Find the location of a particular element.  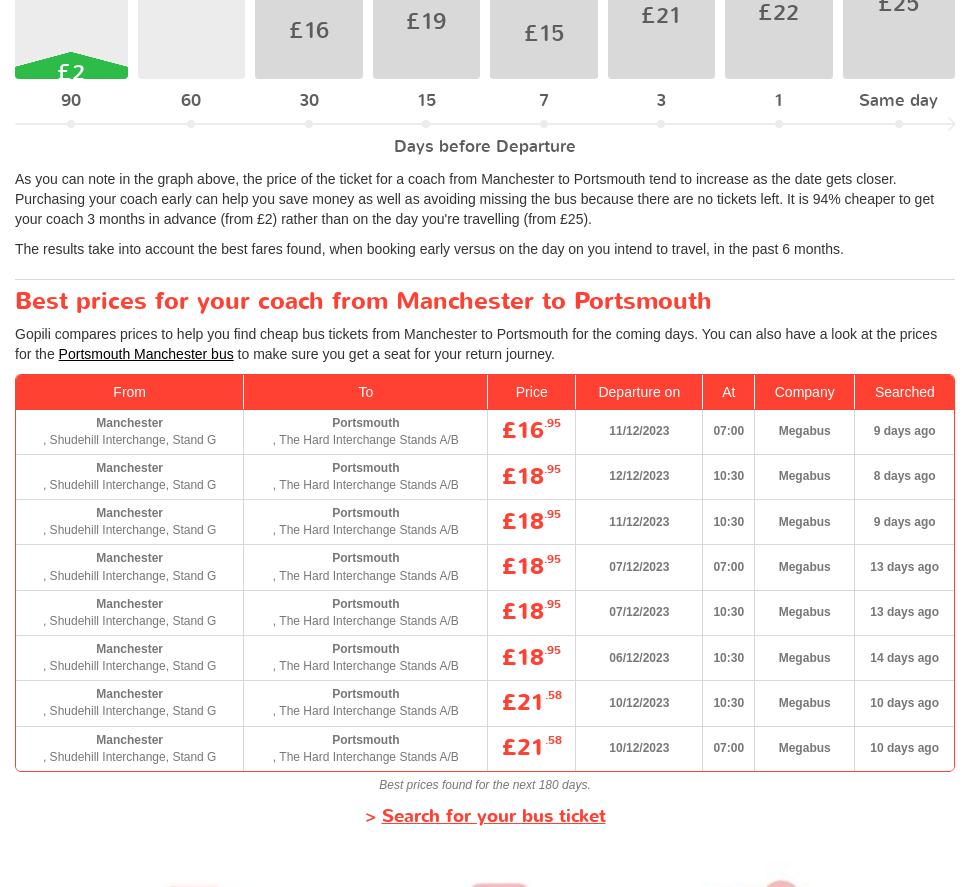

'Search for your bus ticket' is located at coordinates (492, 815).